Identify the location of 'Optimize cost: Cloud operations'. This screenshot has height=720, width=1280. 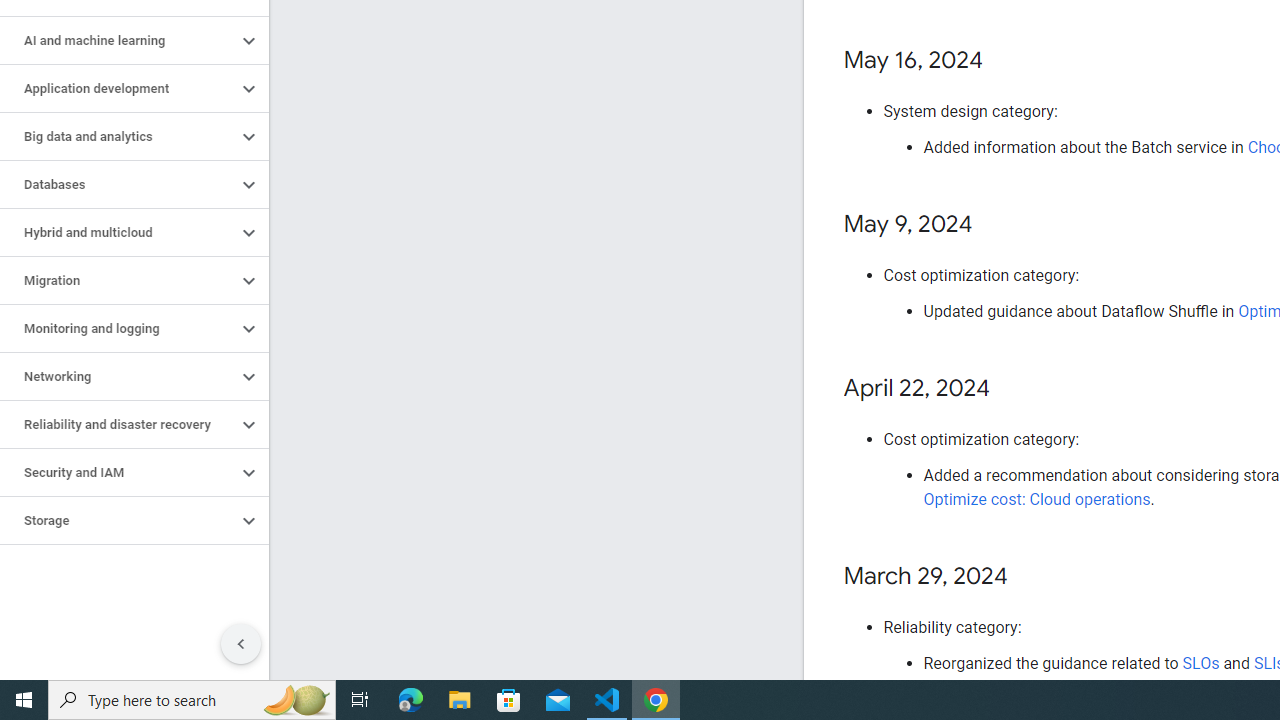
(1036, 498).